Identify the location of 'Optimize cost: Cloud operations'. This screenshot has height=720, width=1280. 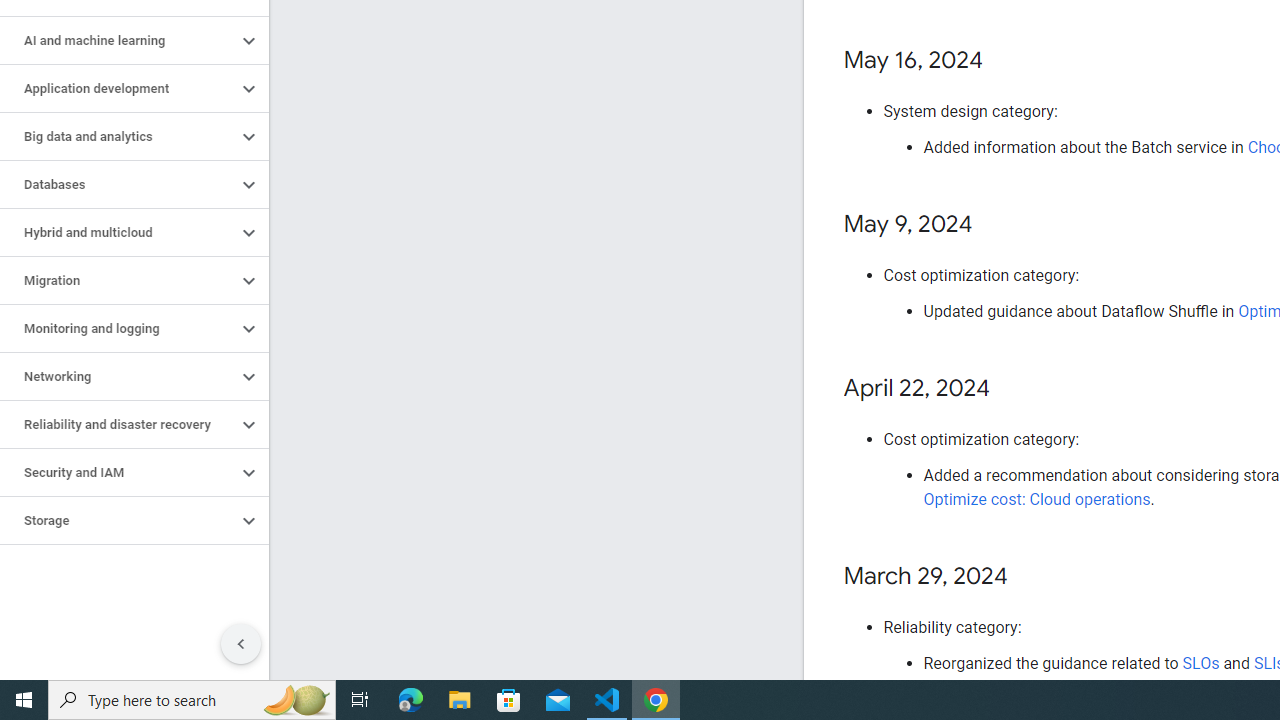
(1036, 498).